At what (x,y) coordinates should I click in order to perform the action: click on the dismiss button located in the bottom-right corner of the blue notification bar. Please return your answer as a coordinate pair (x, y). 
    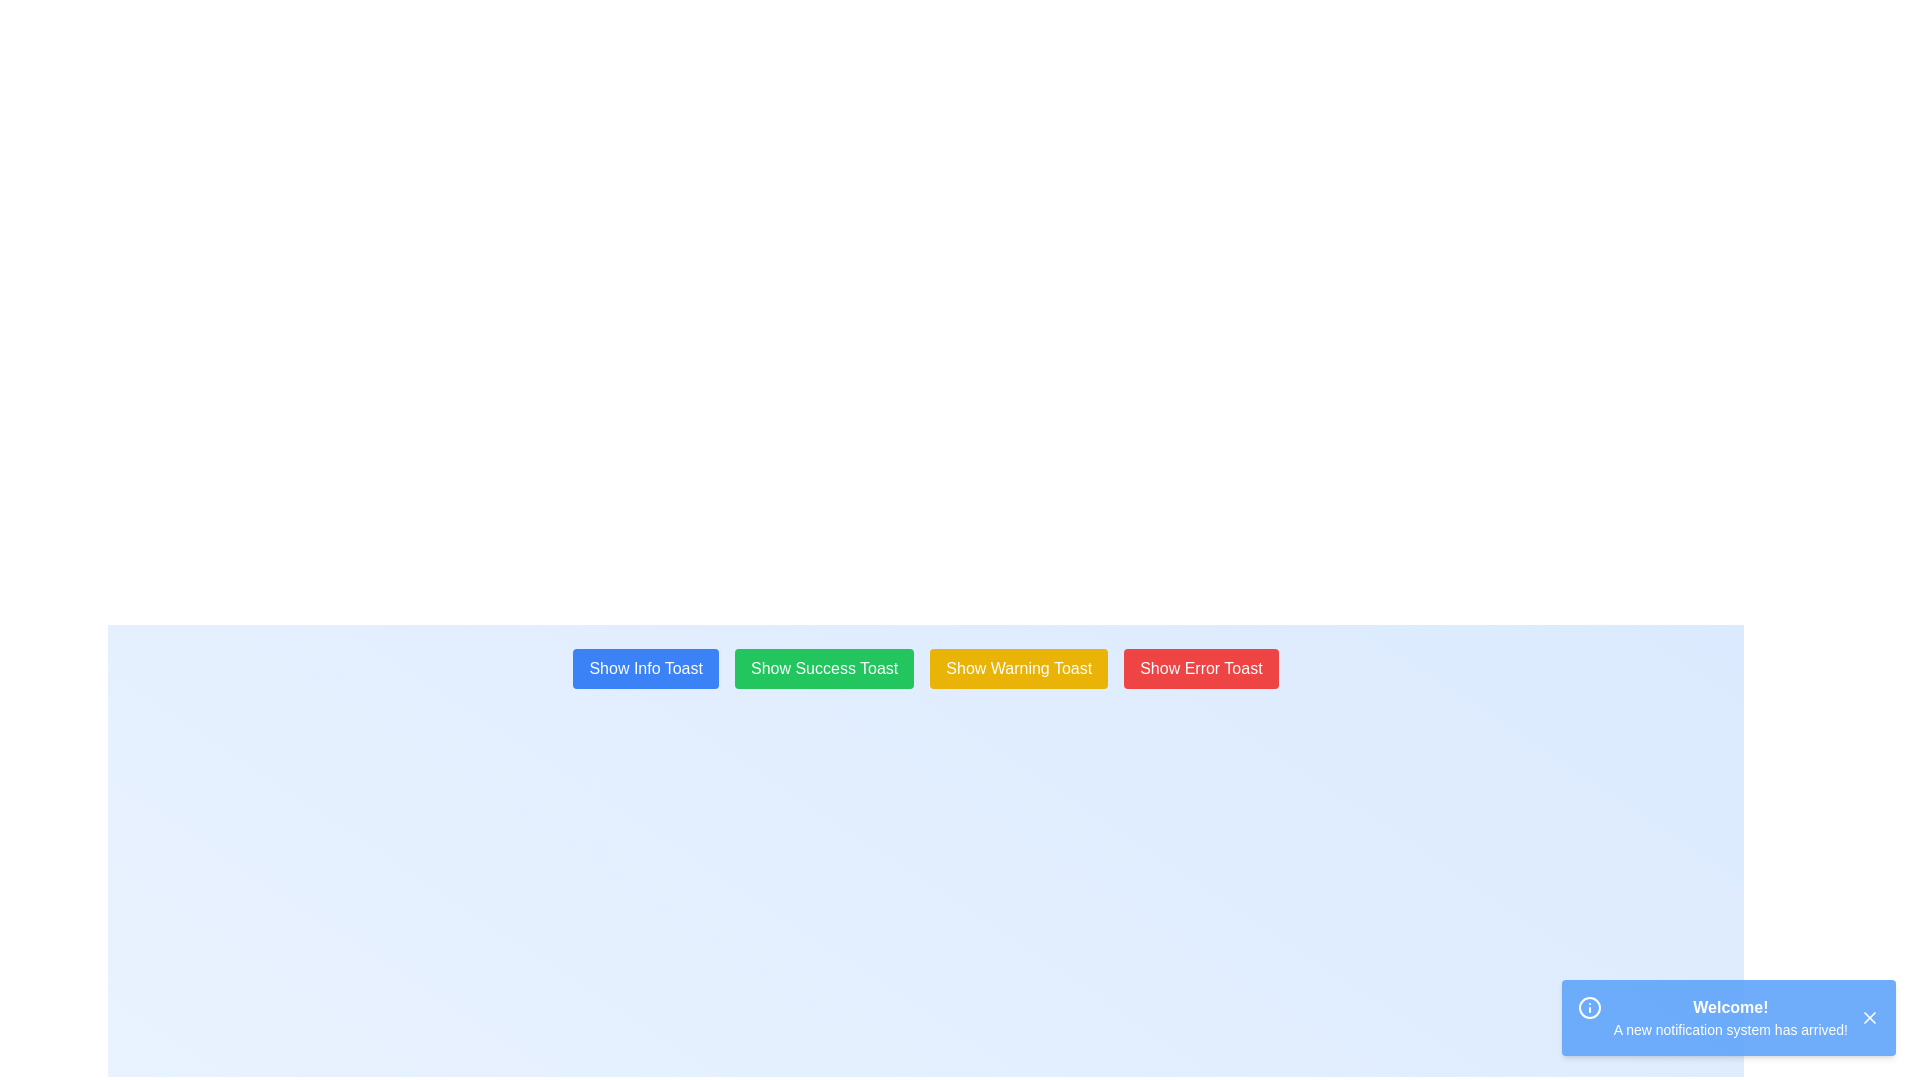
    Looking at the image, I should click on (1869, 1018).